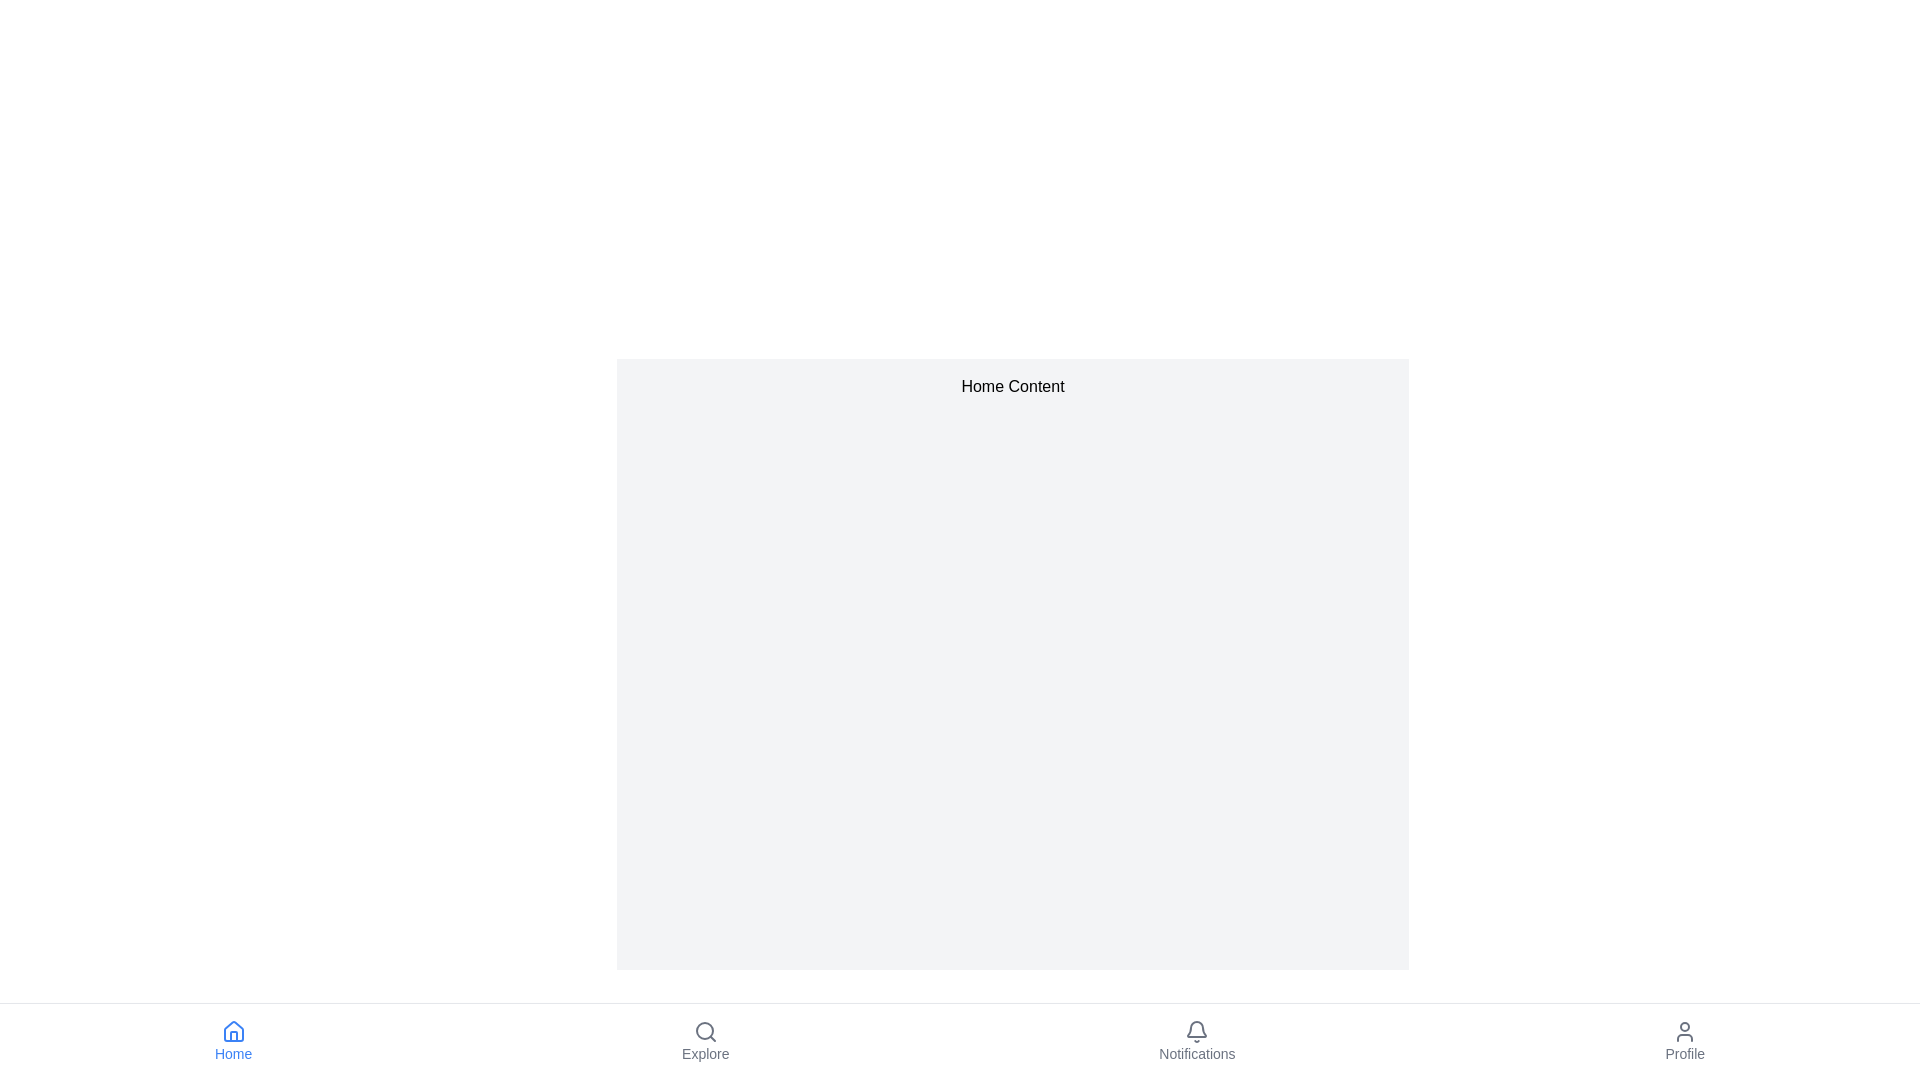  Describe the element at coordinates (1197, 1040) in the screenshot. I see `the 'Notifications' button, which is the third item in the bottom navigation bar, displaying a bell icon with a label below it` at that location.